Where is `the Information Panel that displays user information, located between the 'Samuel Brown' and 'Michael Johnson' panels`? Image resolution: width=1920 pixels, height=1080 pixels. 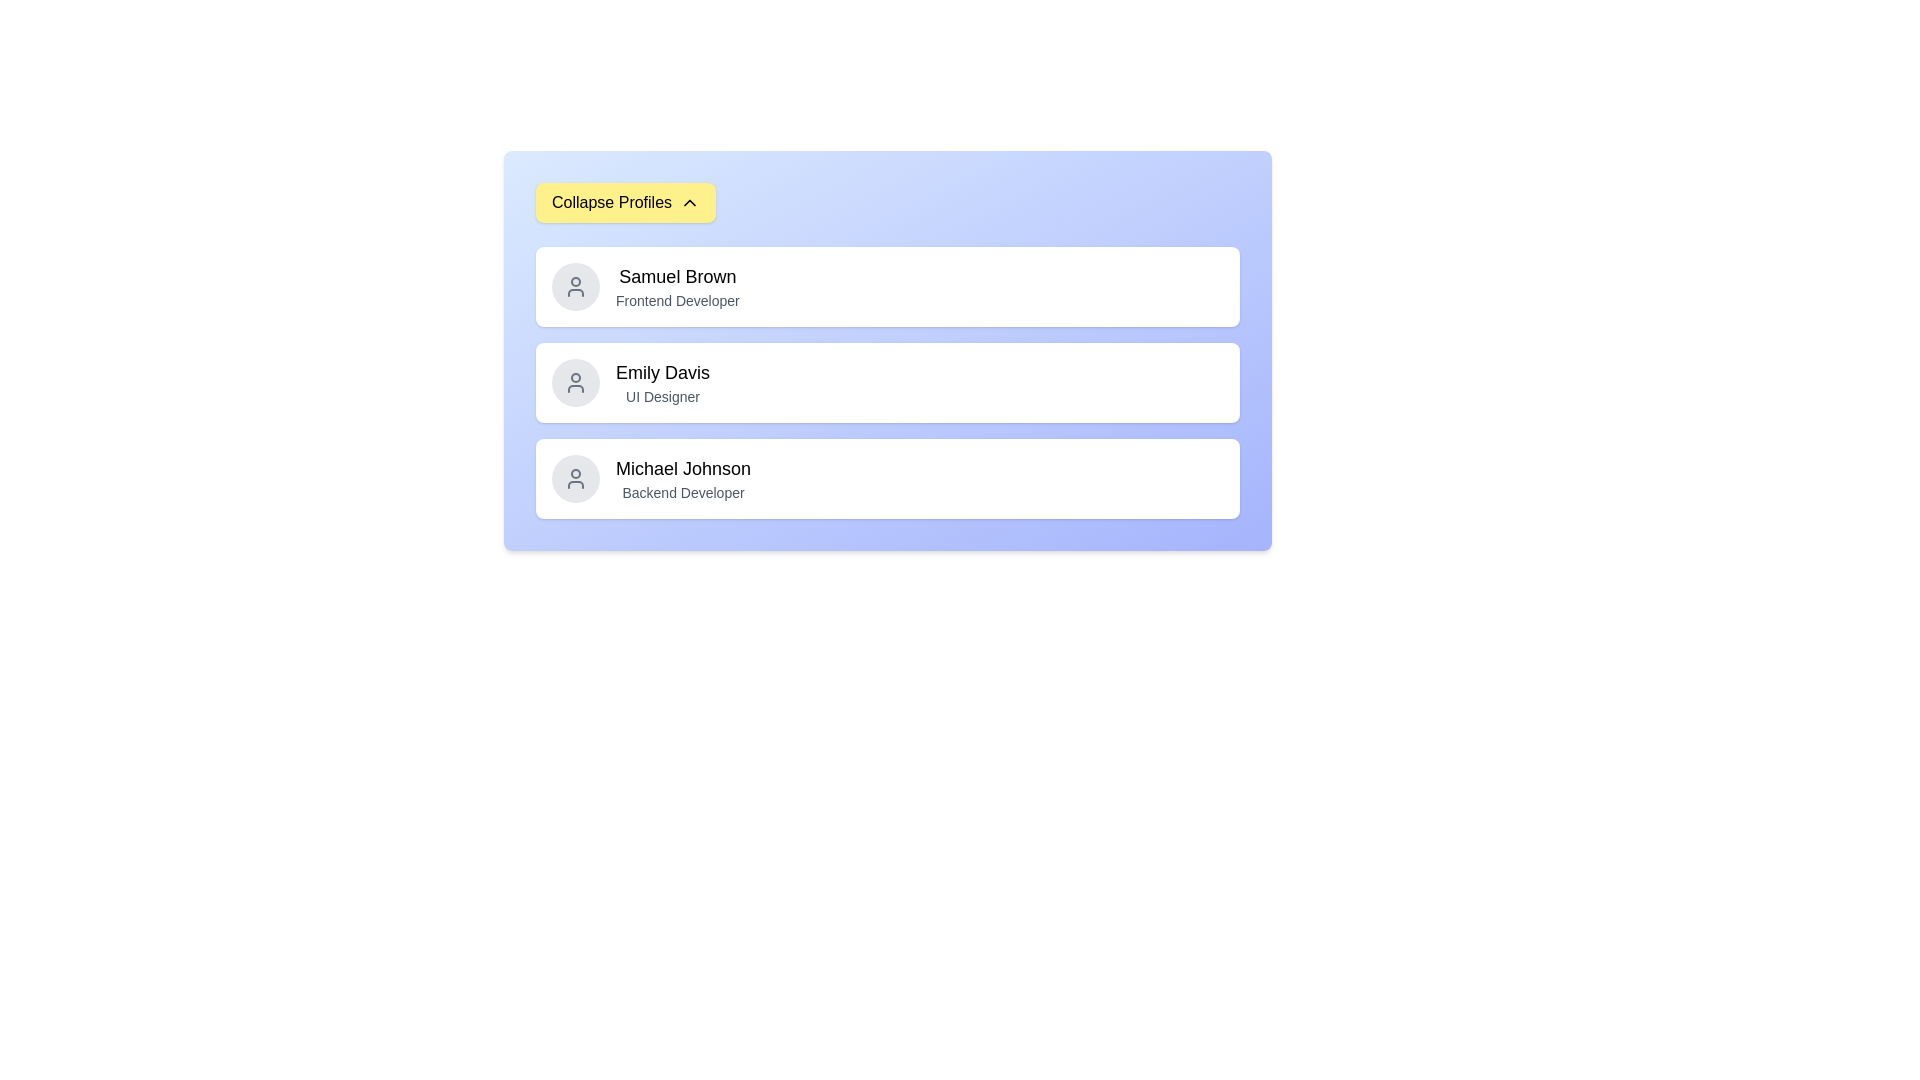 the Information Panel that displays user information, located between the 'Samuel Brown' and 'Michael Johnson' panels is located at coordinates (887, 350).